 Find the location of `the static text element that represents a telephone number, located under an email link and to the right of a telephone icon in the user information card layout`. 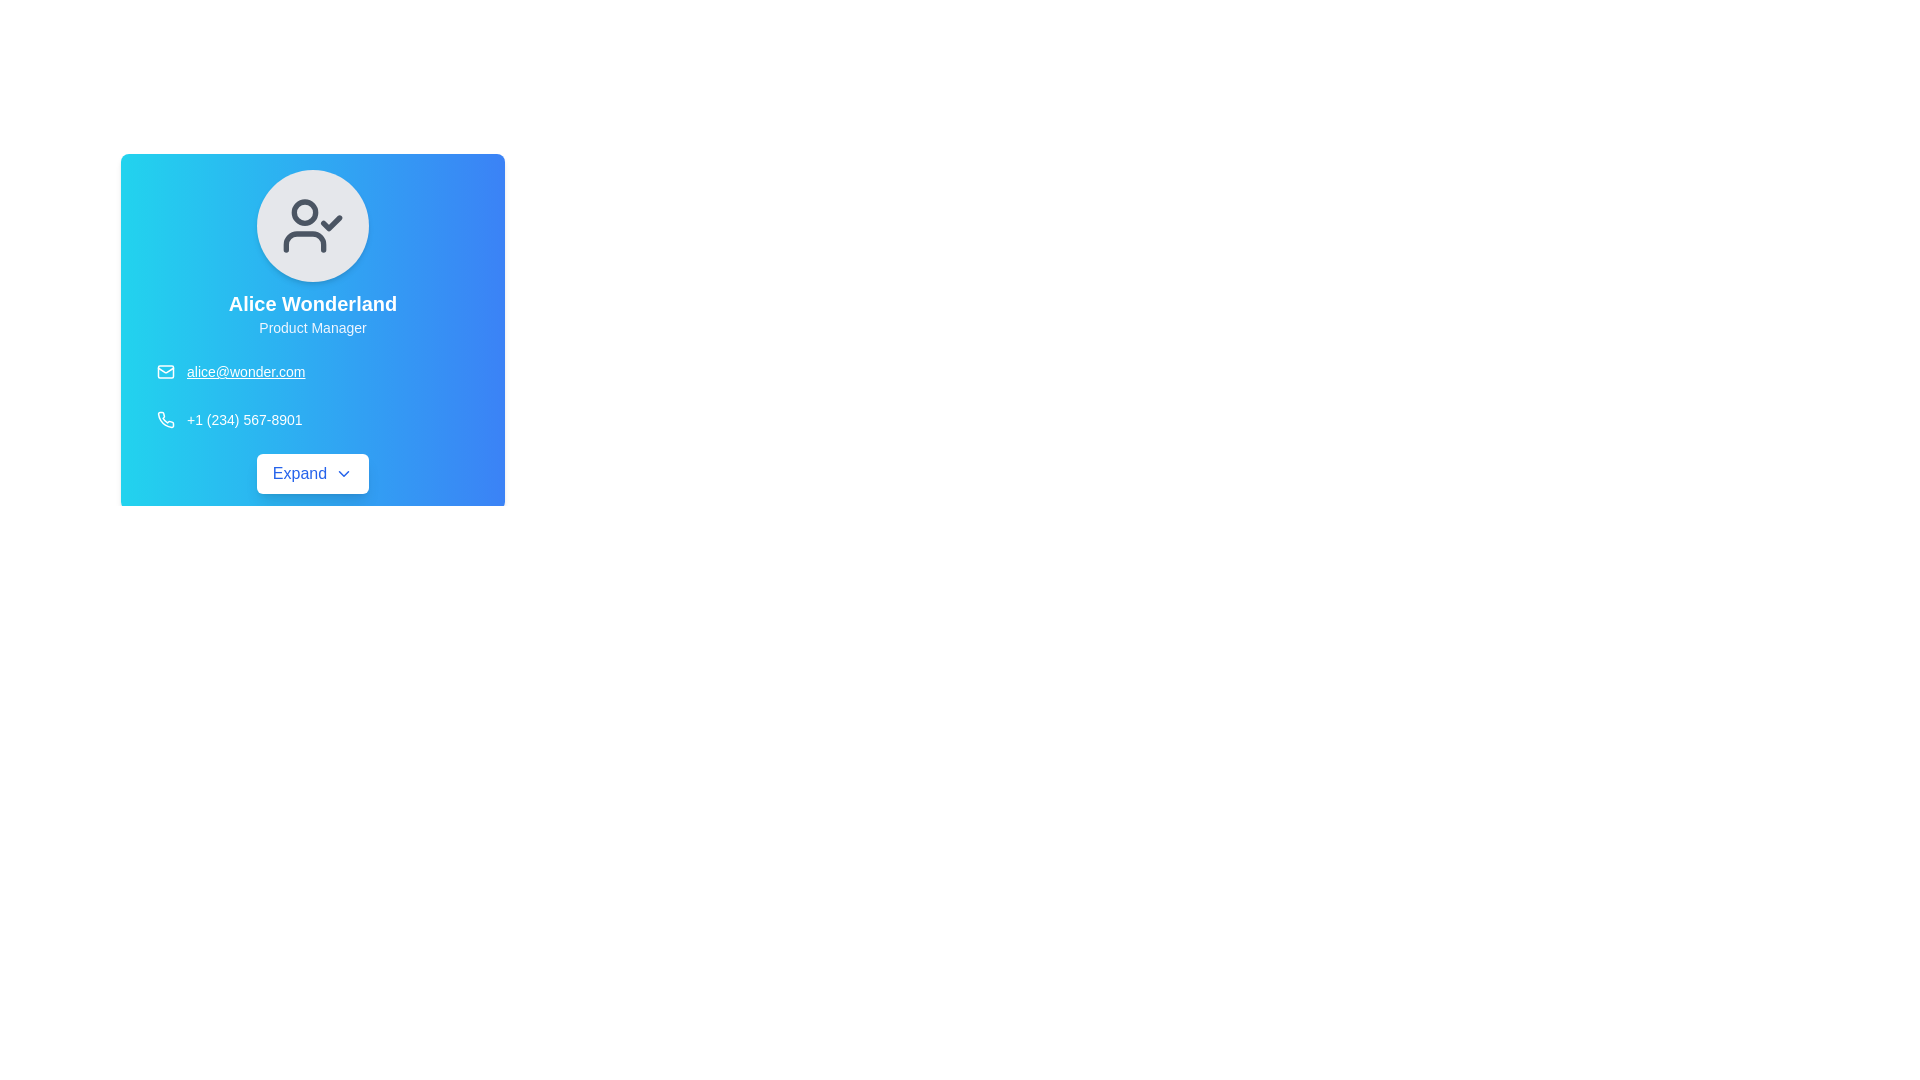

the static text element that represents a telephone number, located under an email link and to the right of a telephone icon in the user information card layout is located at coordinates (243, 419).